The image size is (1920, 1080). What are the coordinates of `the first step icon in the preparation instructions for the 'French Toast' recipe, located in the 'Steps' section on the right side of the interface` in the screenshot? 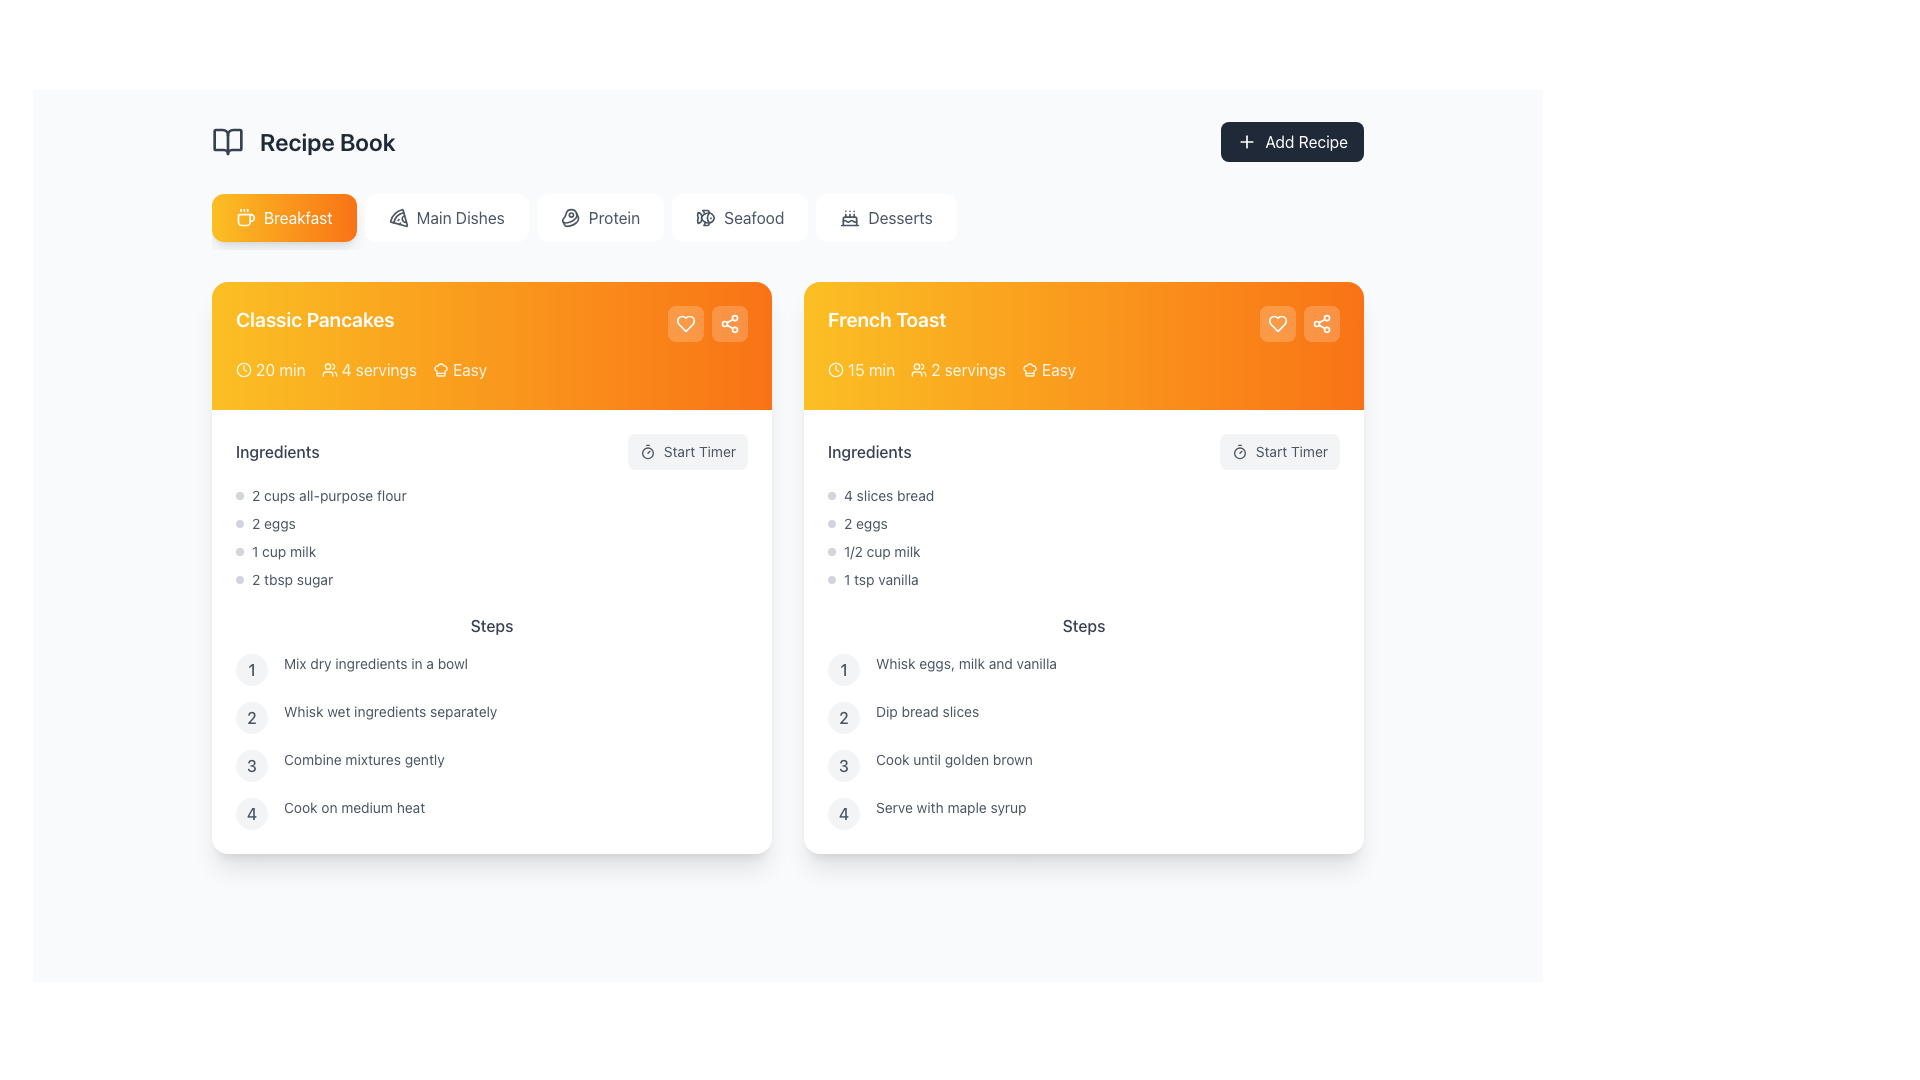 It's located at (844, 670).